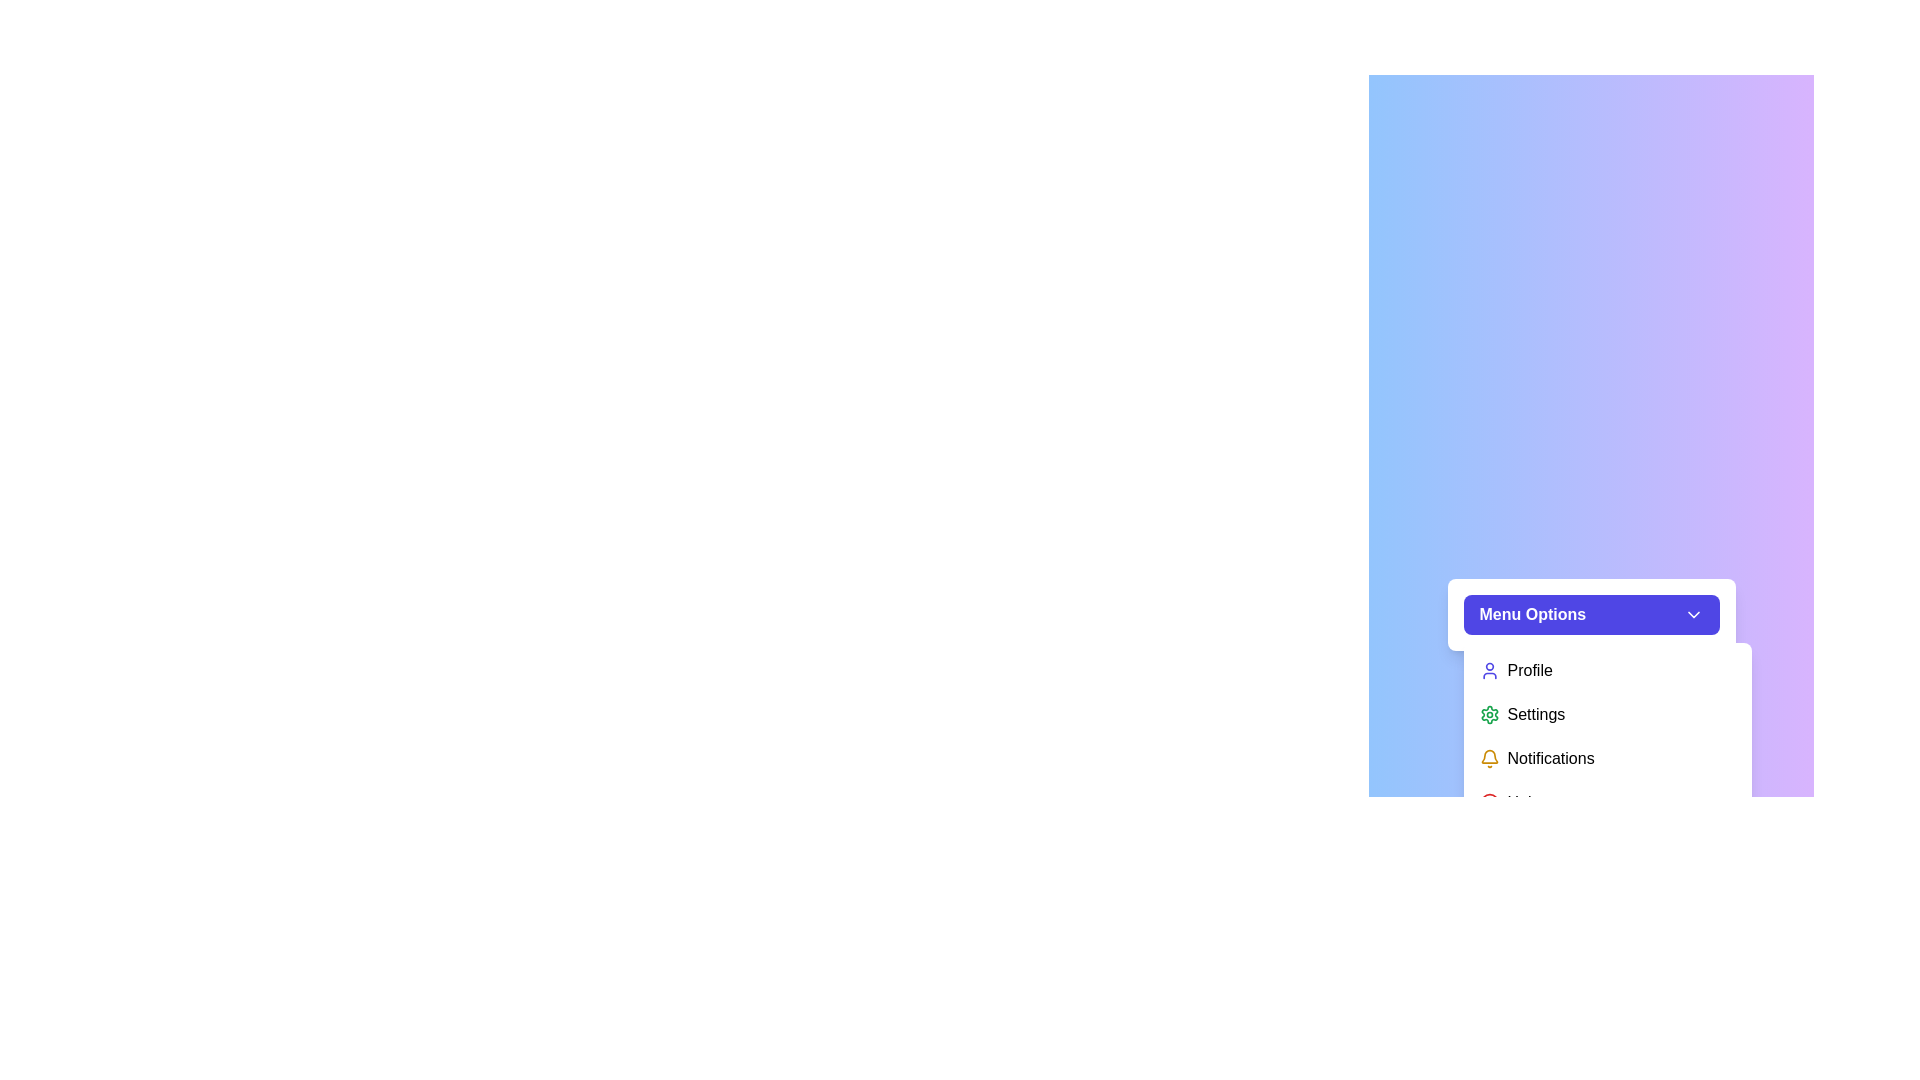 Image resolution: width=1920 pixels, height=1080 pixels. What do you see at coordinates (1607, 671) in the screenshot?
I see `the first menu item in the dropdown menu` at bounding box center [1607, 671].